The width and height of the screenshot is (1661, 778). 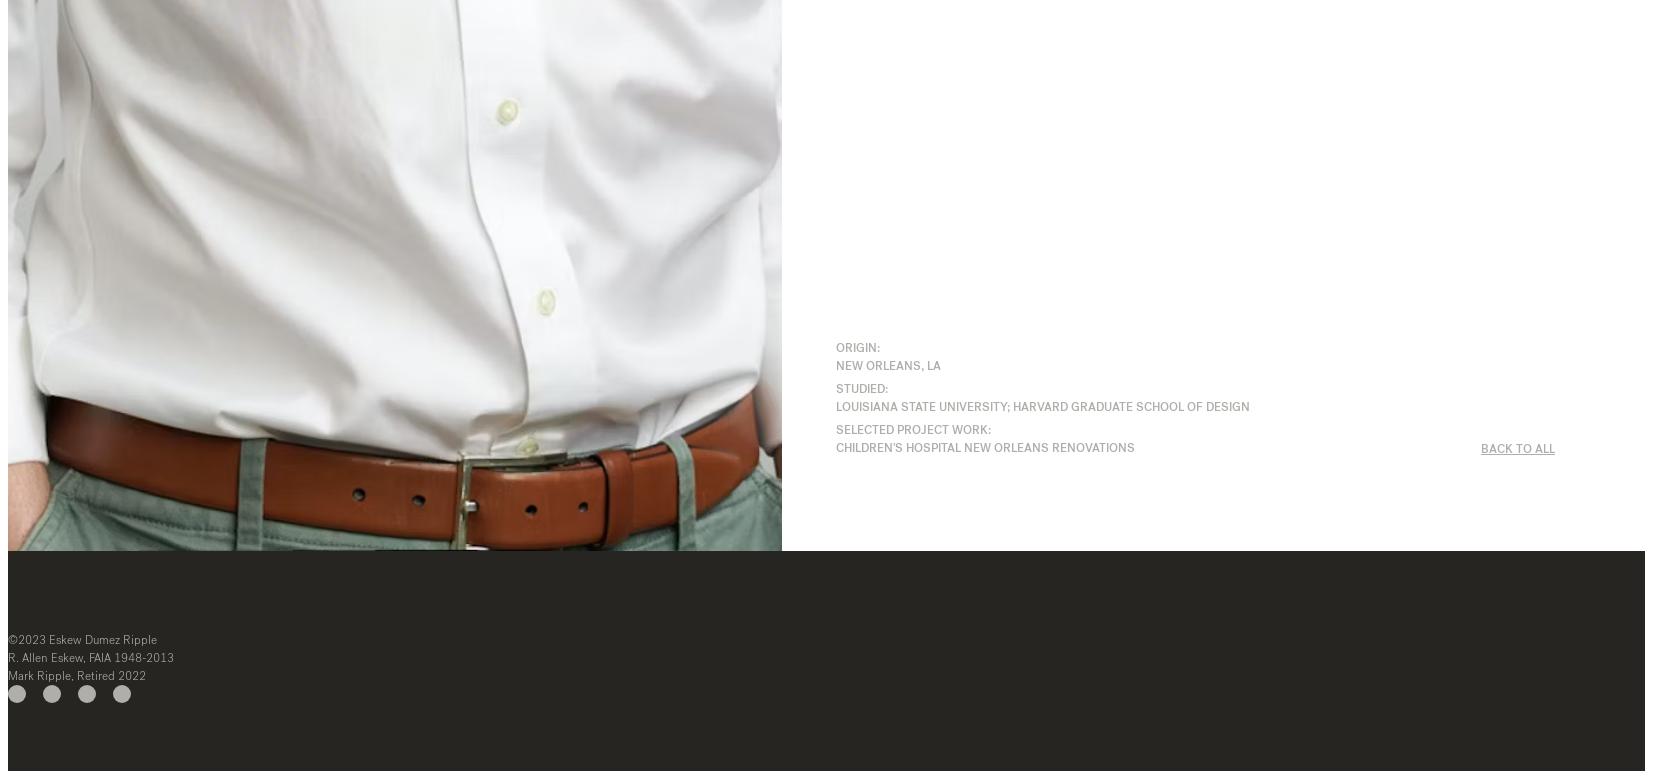 I want to click on 'Louisiana State University; Harvard Graduate School of Design', so click(x=1041, y=406).